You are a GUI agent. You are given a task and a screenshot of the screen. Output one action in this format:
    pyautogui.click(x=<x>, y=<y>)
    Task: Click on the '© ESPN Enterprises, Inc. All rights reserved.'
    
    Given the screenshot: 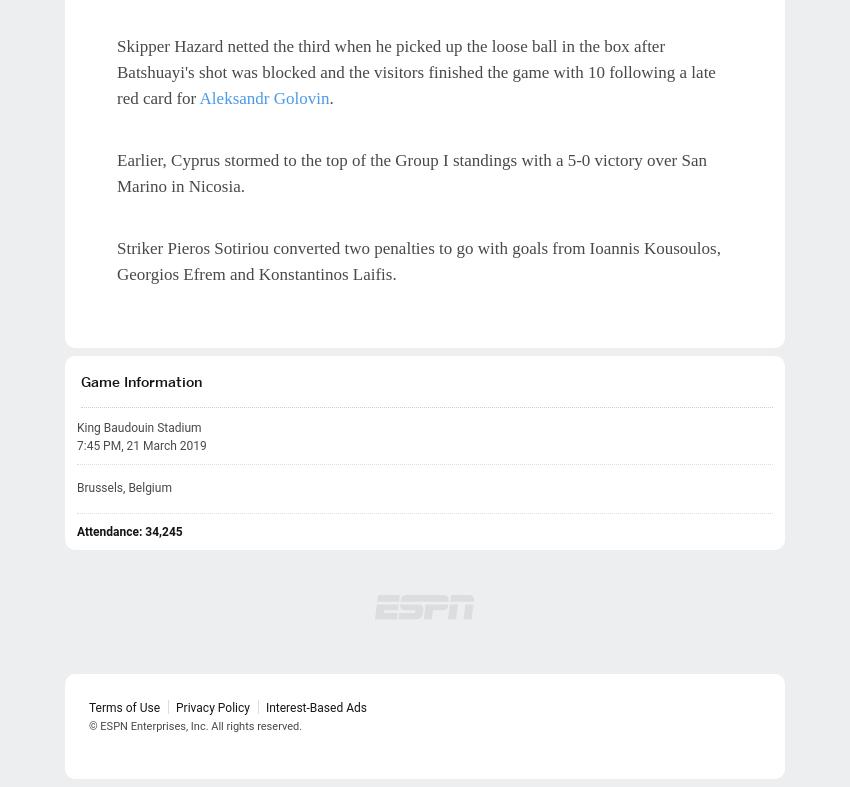 What is the action you would take?
    pyautogui.click(x=194, y=726)
    